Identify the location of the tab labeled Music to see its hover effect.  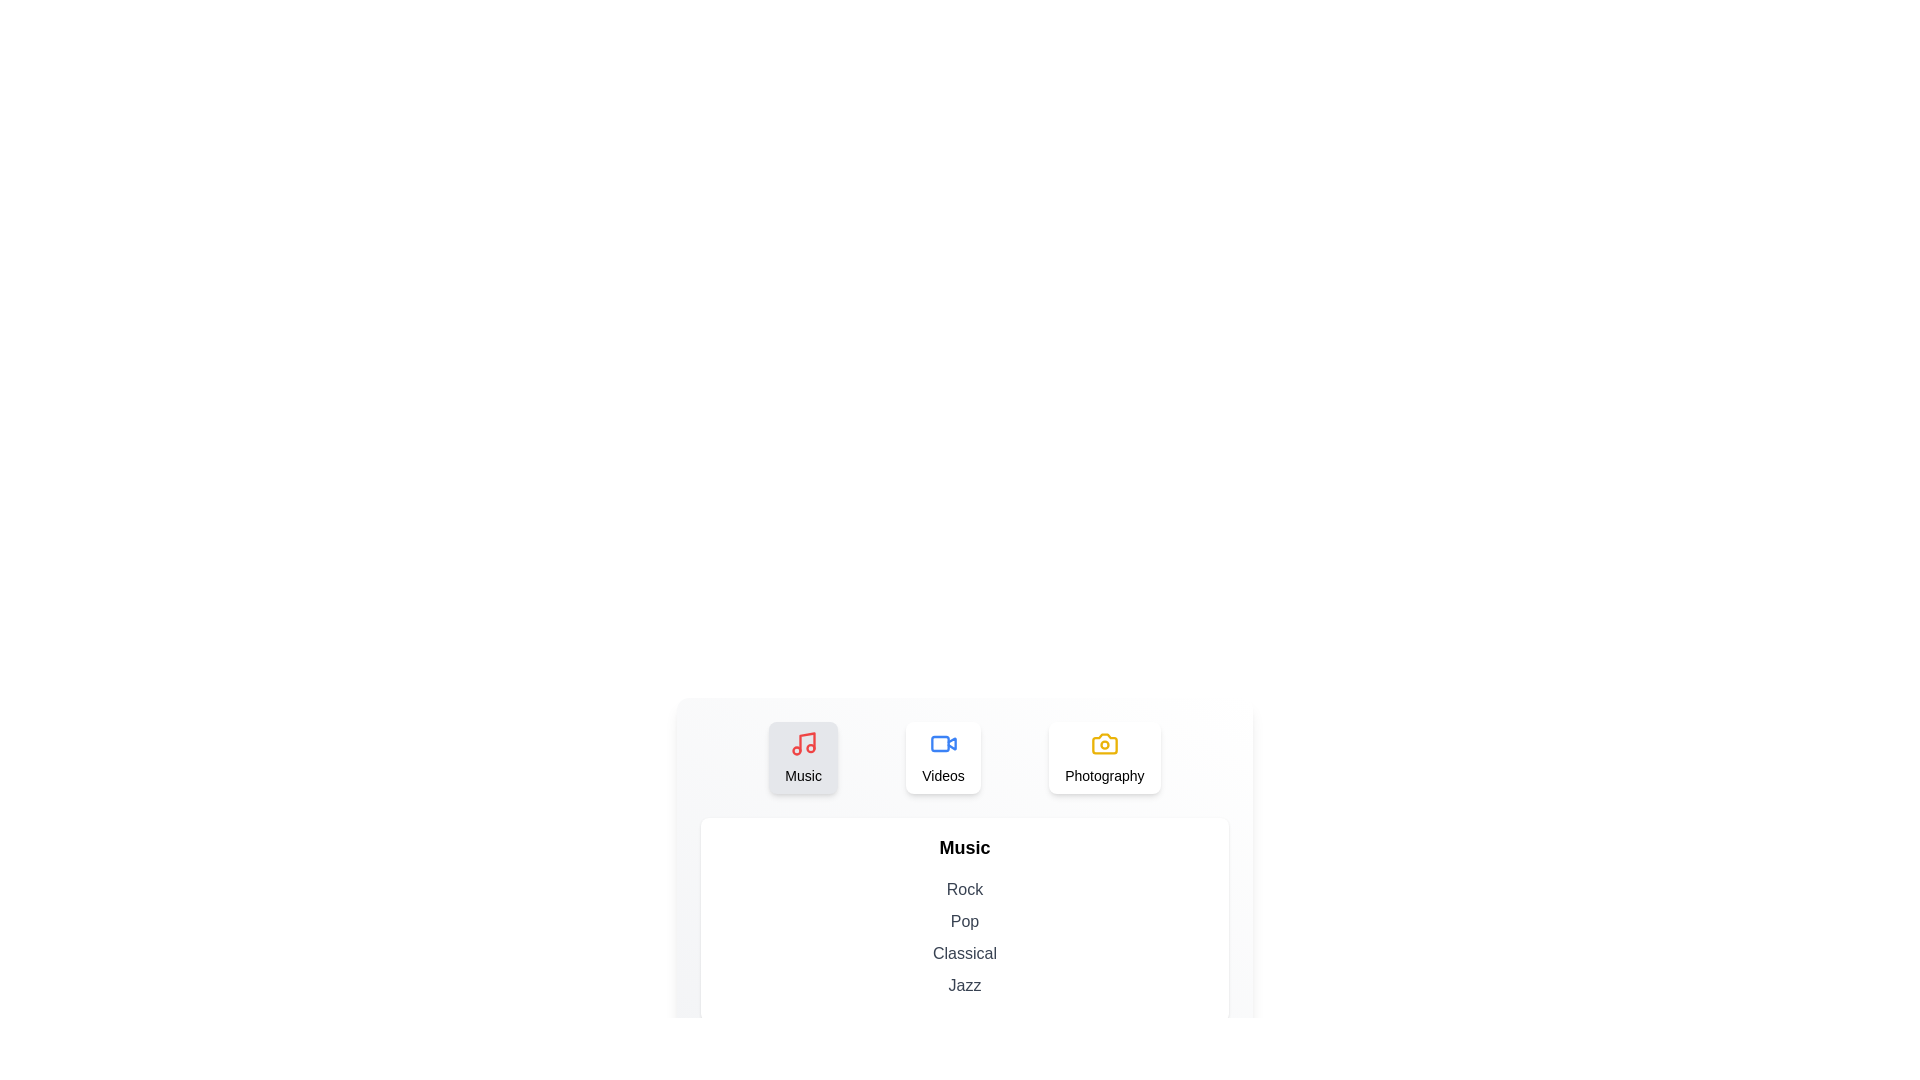
(803, 758).